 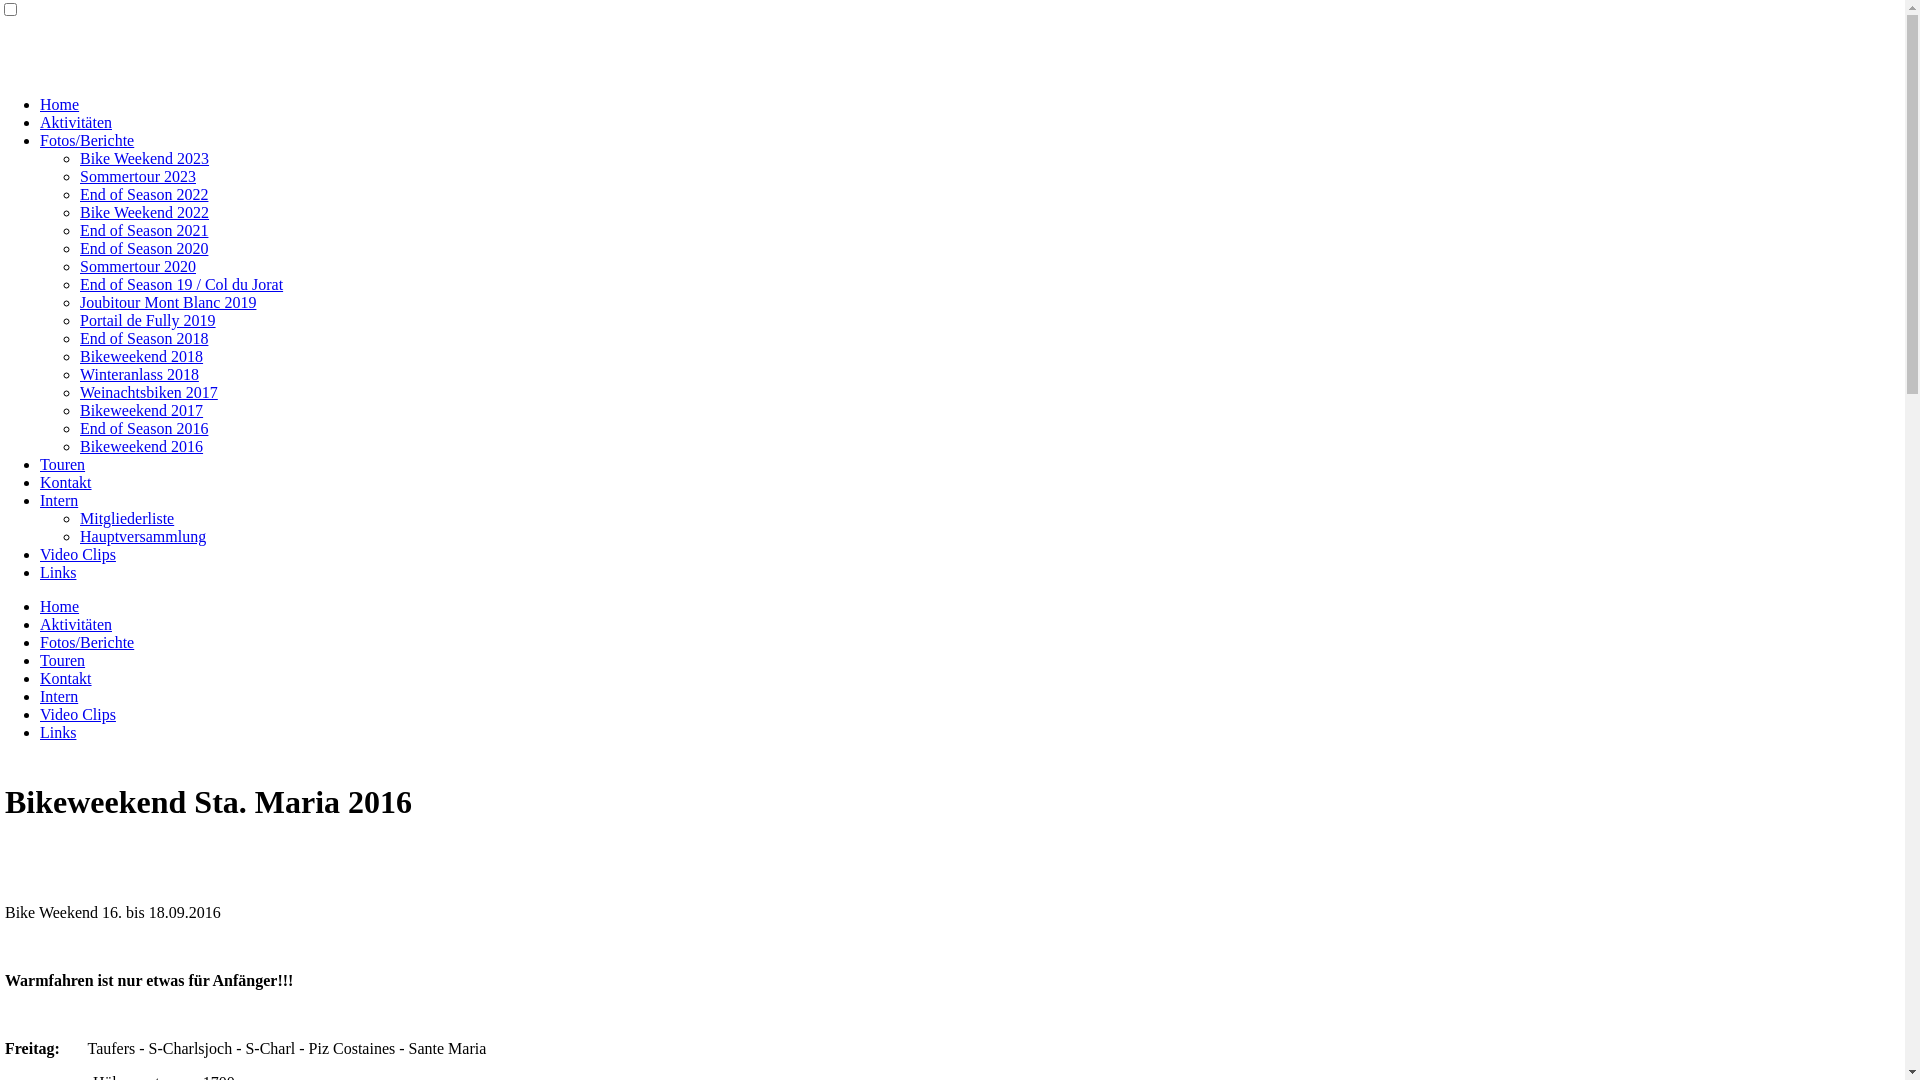 I want to click on 'Bike Weekend 2022', so click(x=80, y=212).